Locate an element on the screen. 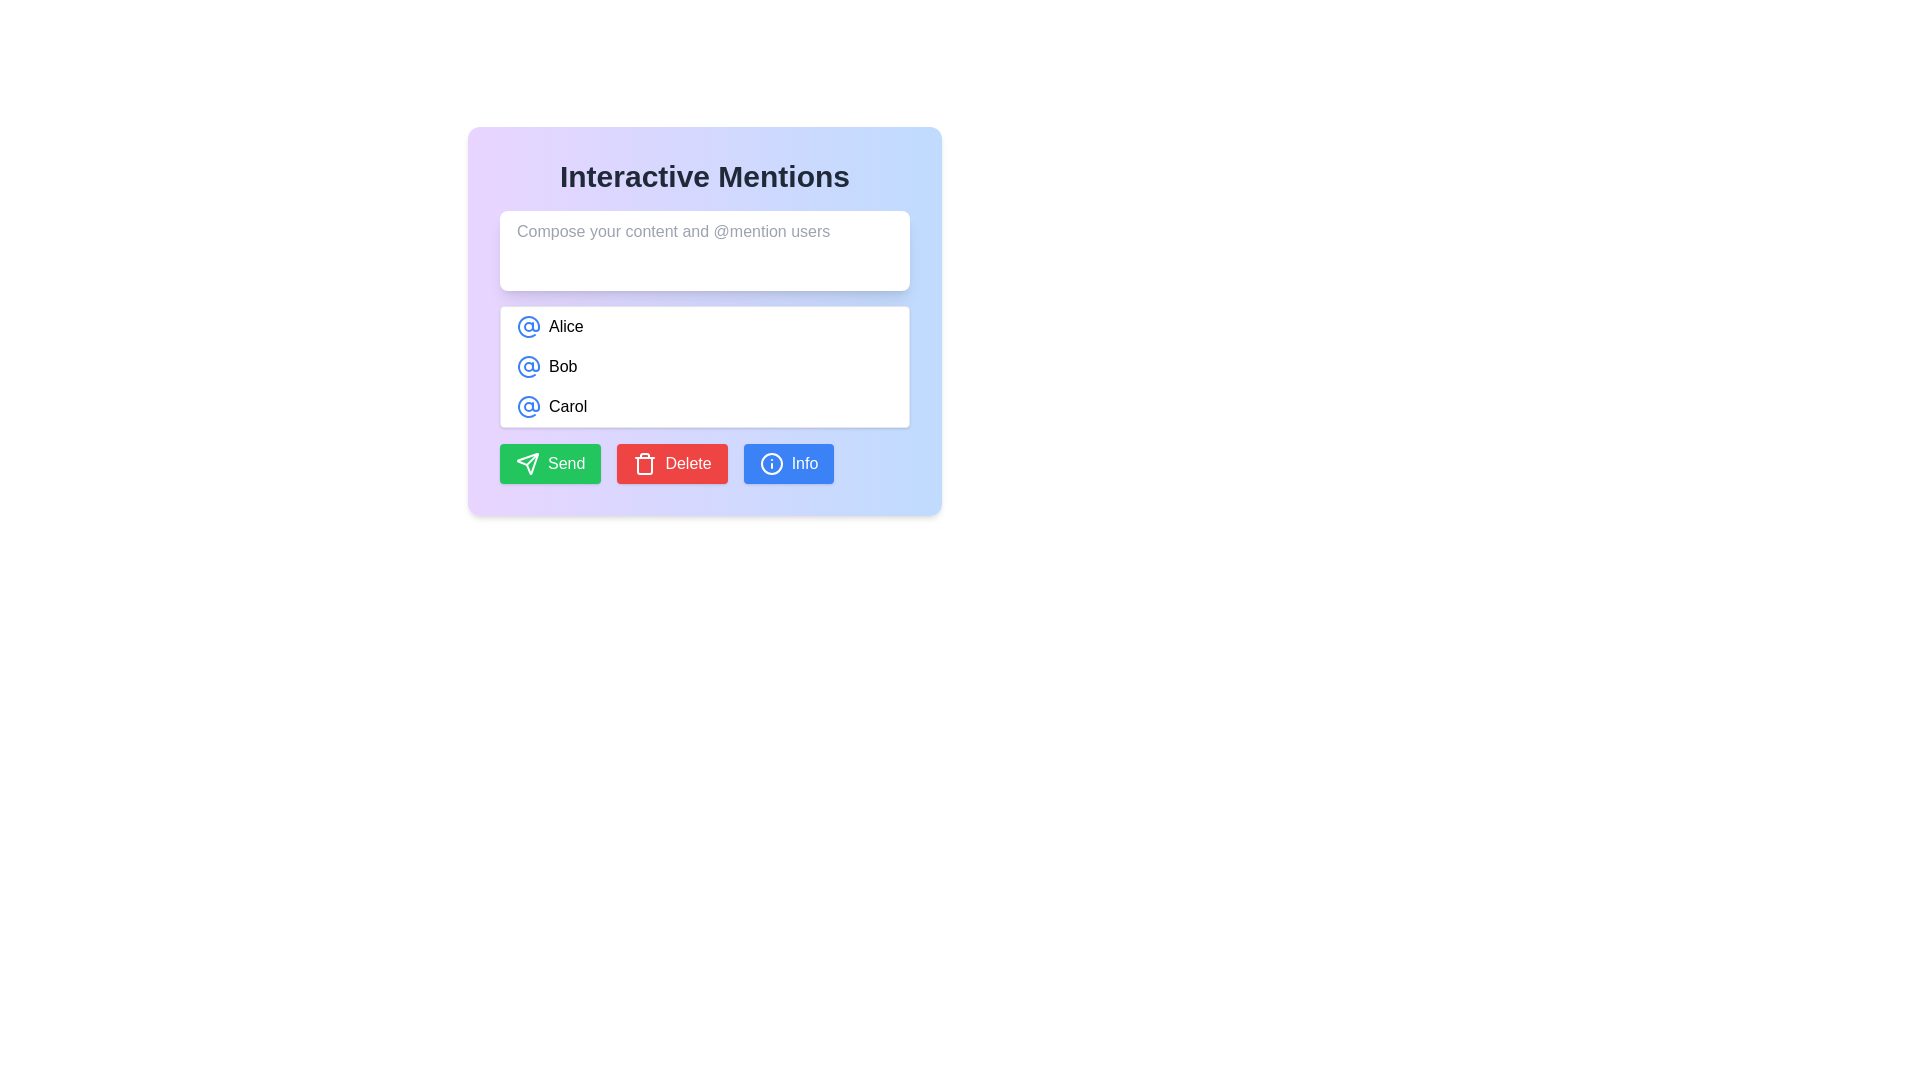 This screenshot has height=1080, width=1920. the circular blue 'info' icon located inside the 'Info' button at the bottom right corner of the UI, which has a white outline and a small white dot at its center is located at coordinates (770, 463).